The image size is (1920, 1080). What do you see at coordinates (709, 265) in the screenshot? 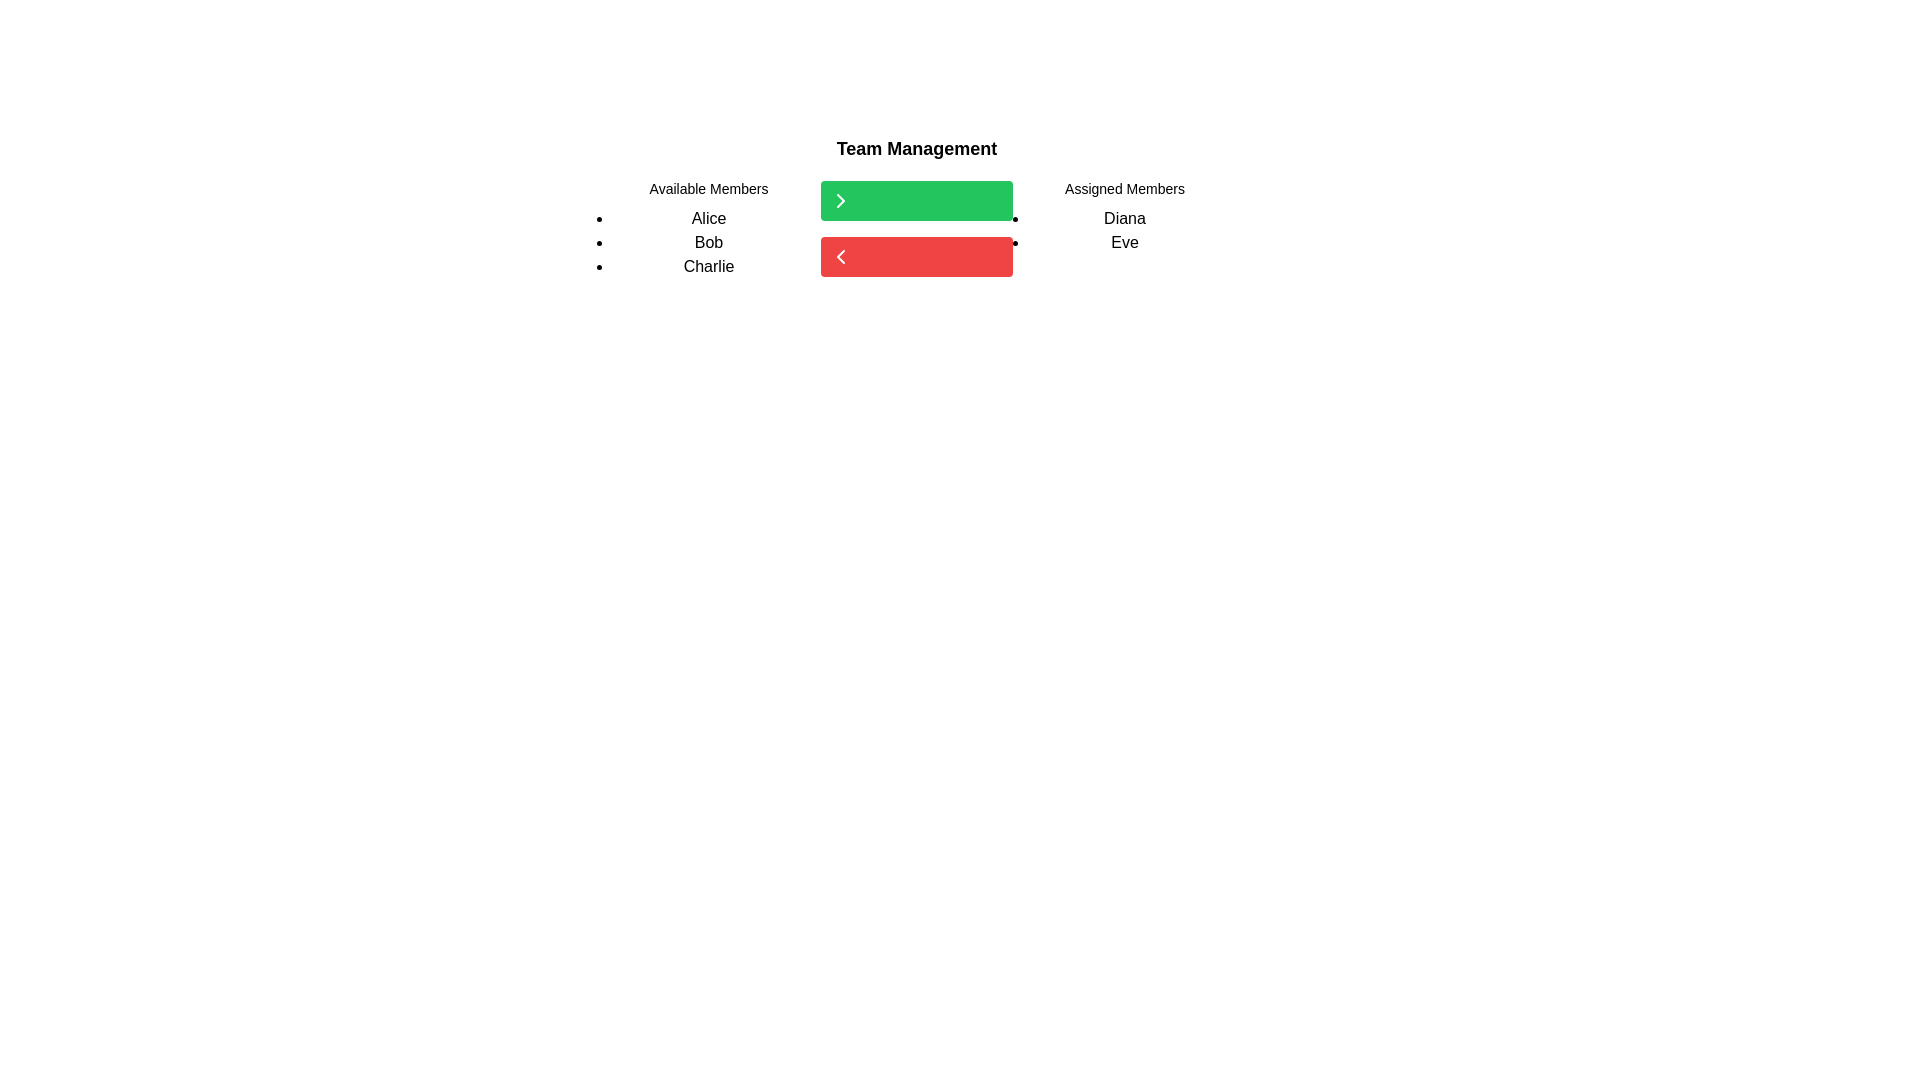
I see `the text label representing 'Charlie' in the 'Available Members' section` at bounding box center [709, 265].